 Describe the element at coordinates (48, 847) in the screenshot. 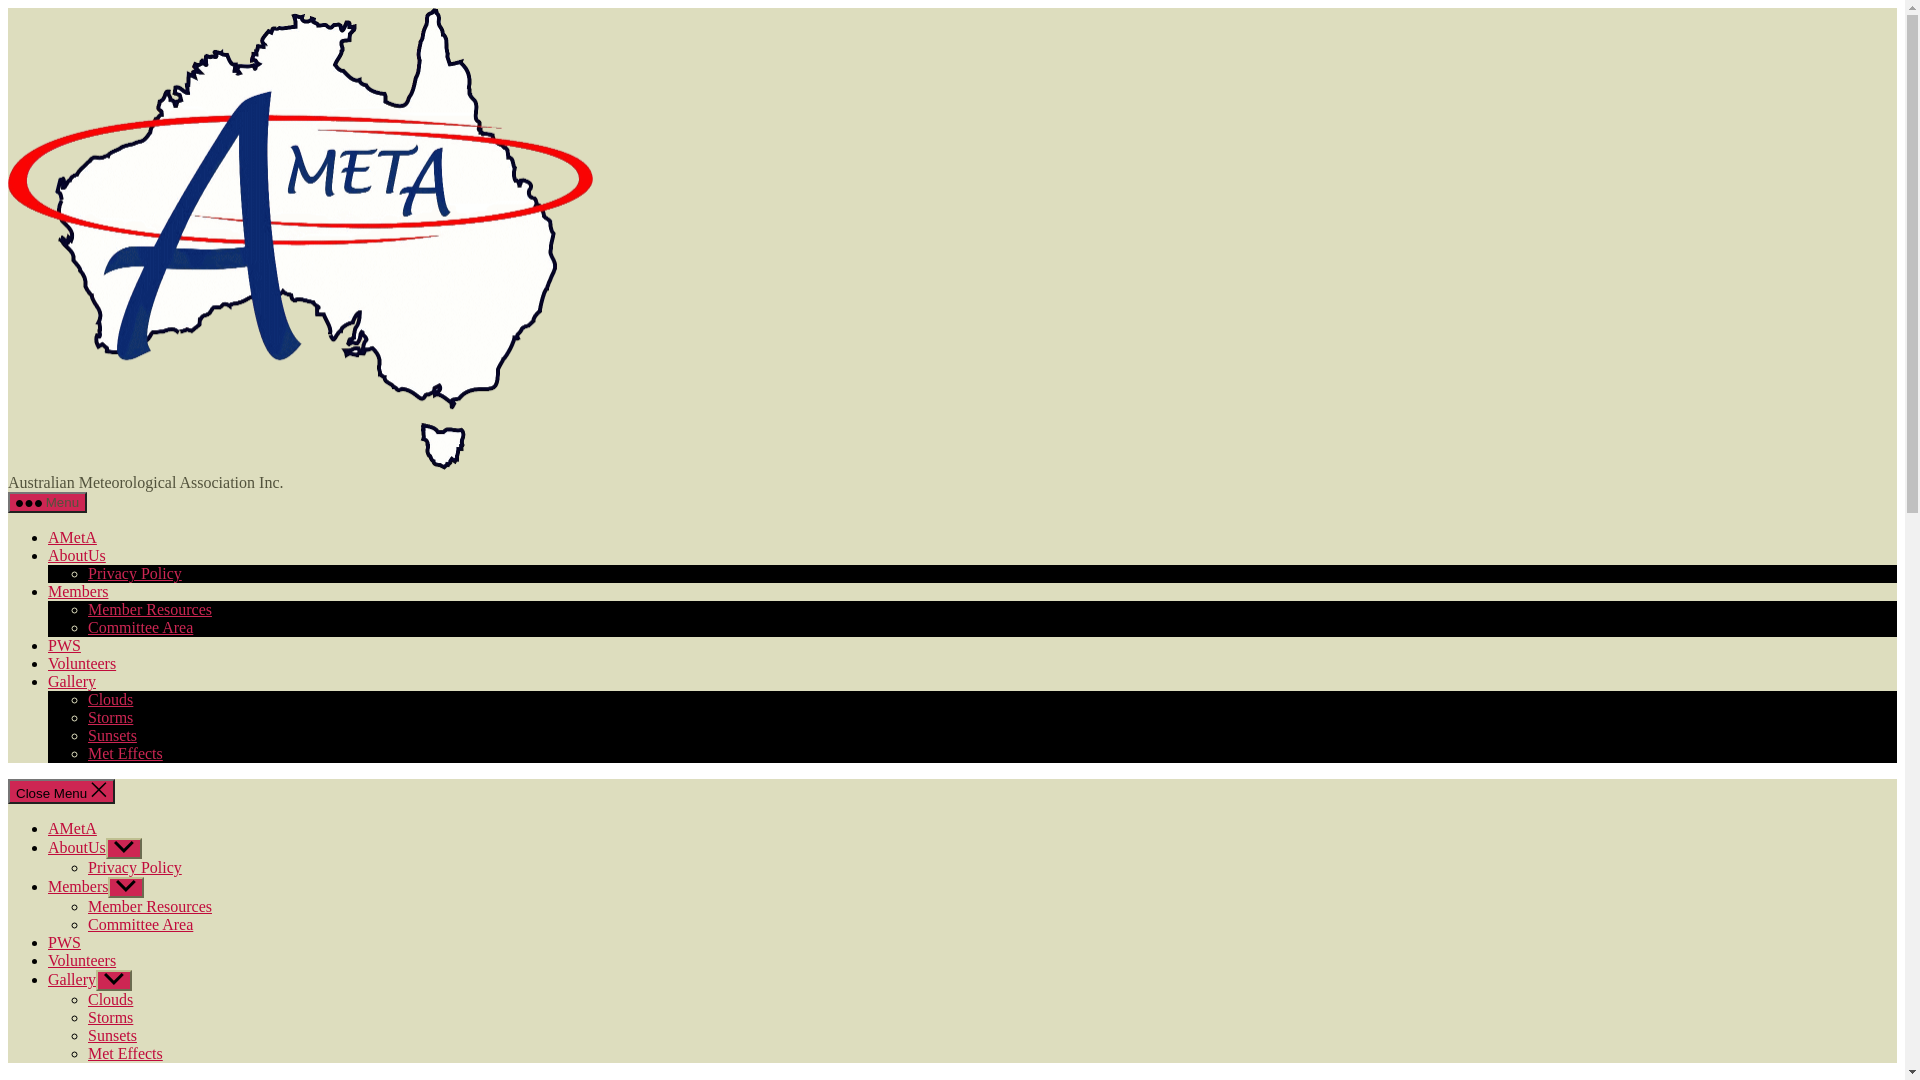

I see `'AboutUs'` at that location.